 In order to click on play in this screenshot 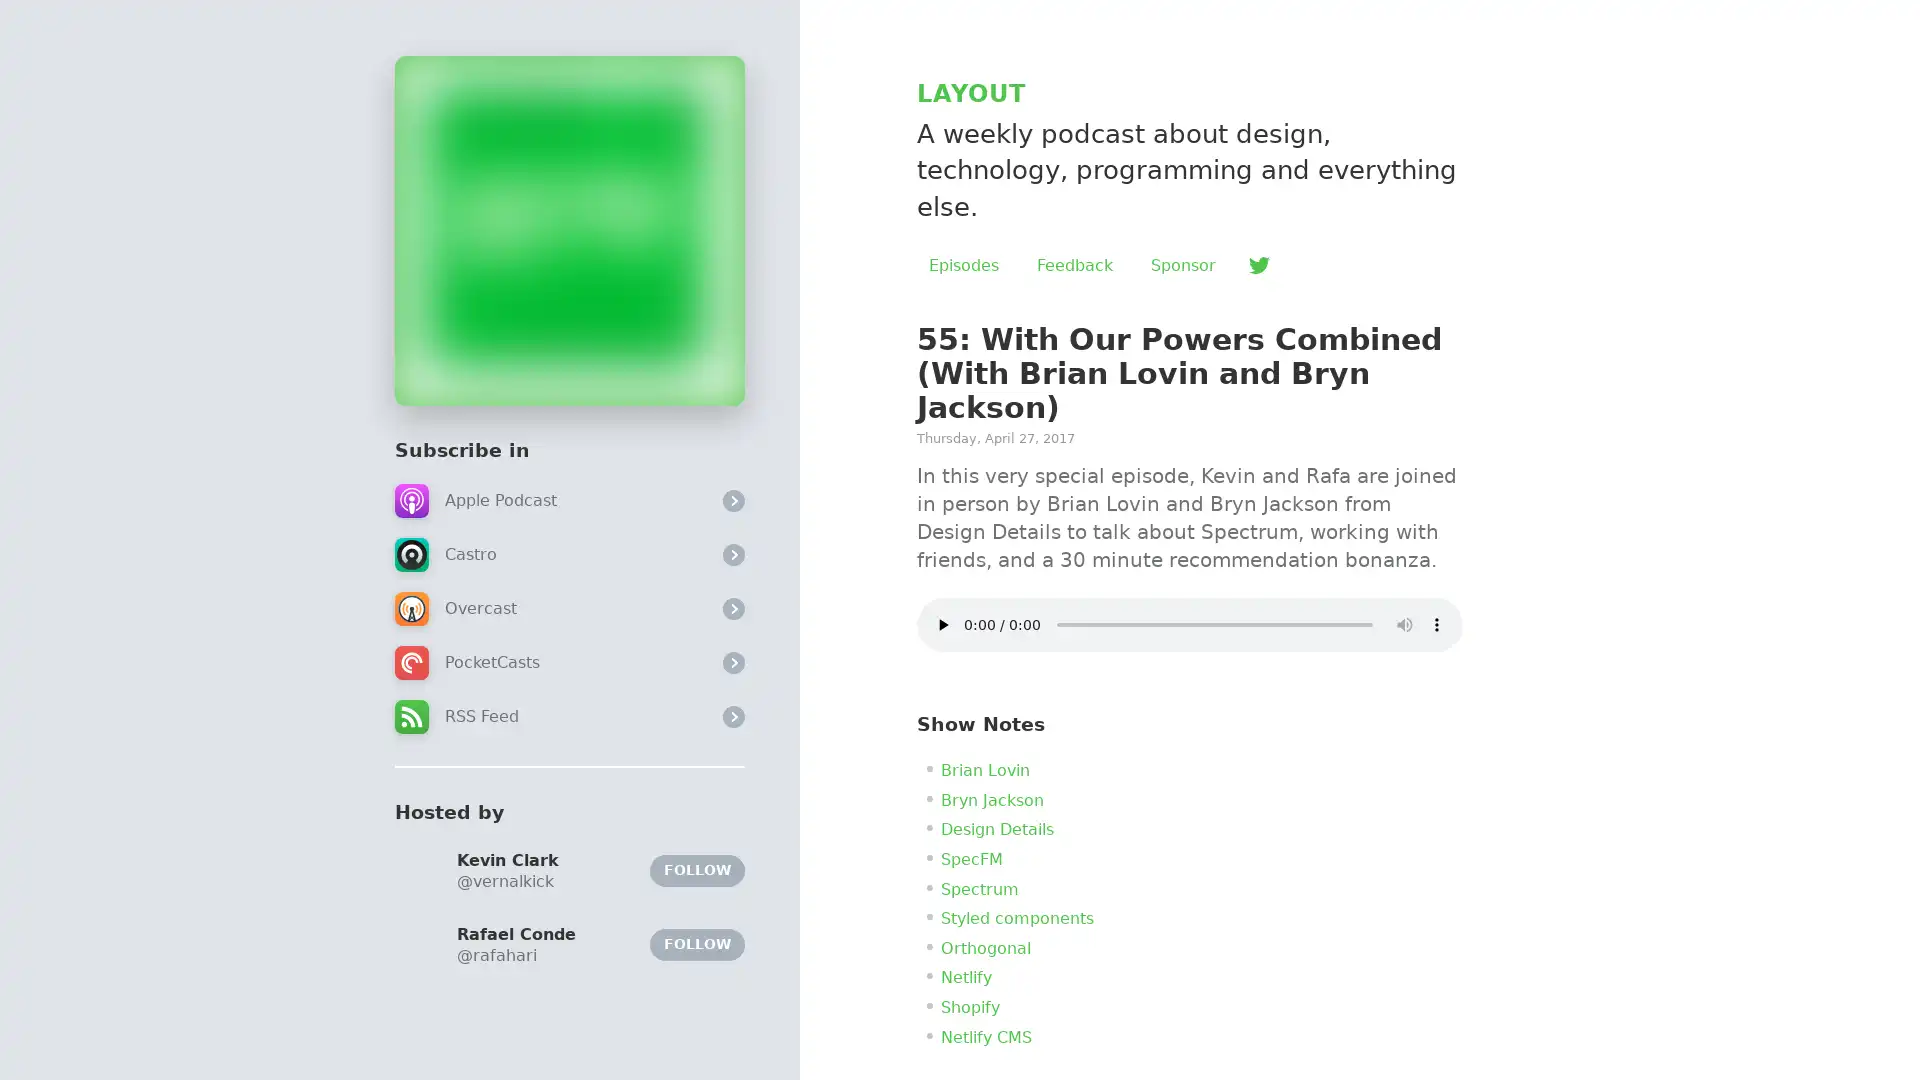, I will do `click(941, 623)`.